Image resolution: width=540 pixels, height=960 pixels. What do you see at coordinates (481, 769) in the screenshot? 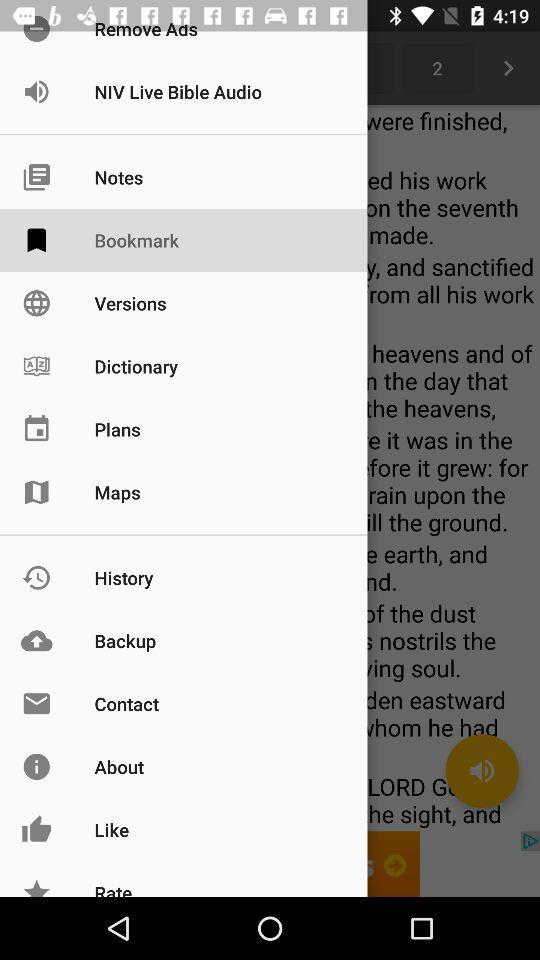
I see `the volume icon` at bounding box center [481, 769].